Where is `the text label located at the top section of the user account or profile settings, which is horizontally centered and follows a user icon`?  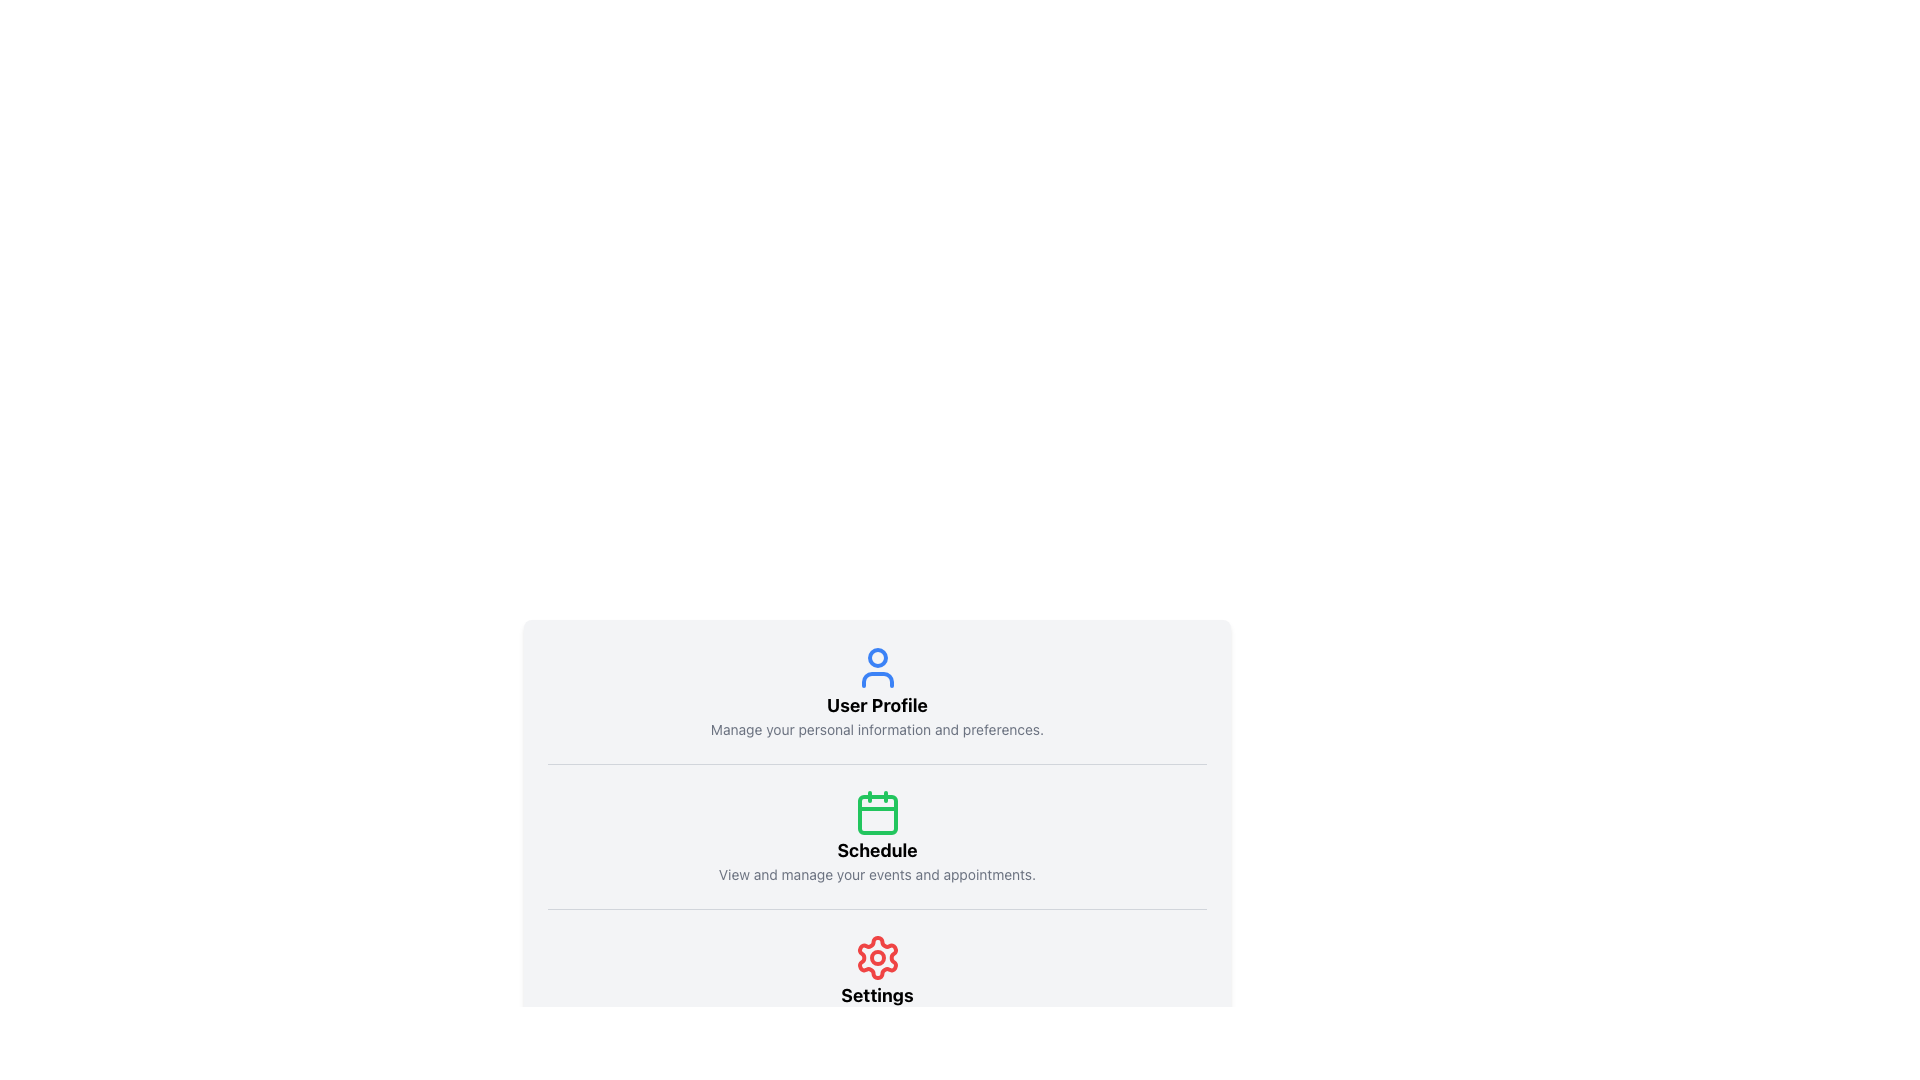
the text label located at the top section of the user account or profile settings, which is horizontally centered and follows a user icon is located at coordinates (877, 704).